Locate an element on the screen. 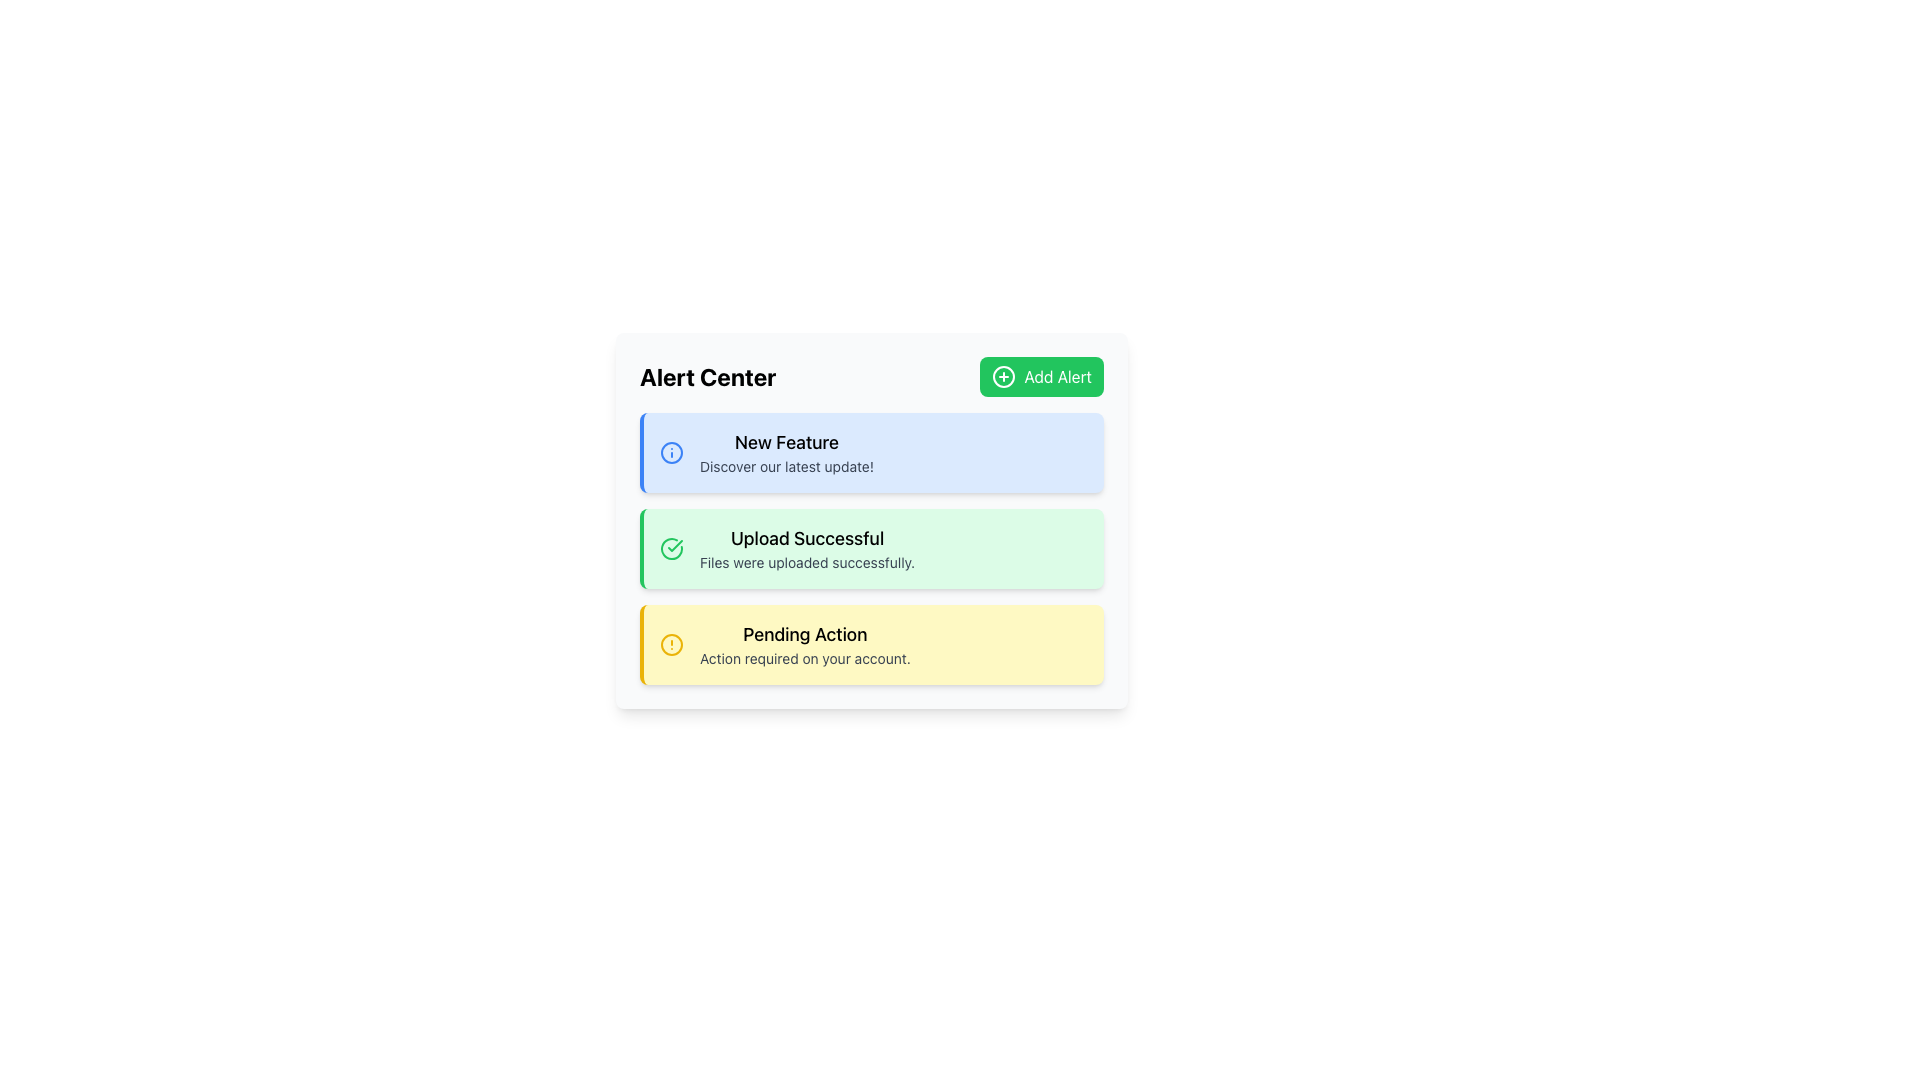  static text displaying 'Discover our latest update!' located beneath the 'New Feature' title in the light blue notification panel is located at coordinates (786, 466).